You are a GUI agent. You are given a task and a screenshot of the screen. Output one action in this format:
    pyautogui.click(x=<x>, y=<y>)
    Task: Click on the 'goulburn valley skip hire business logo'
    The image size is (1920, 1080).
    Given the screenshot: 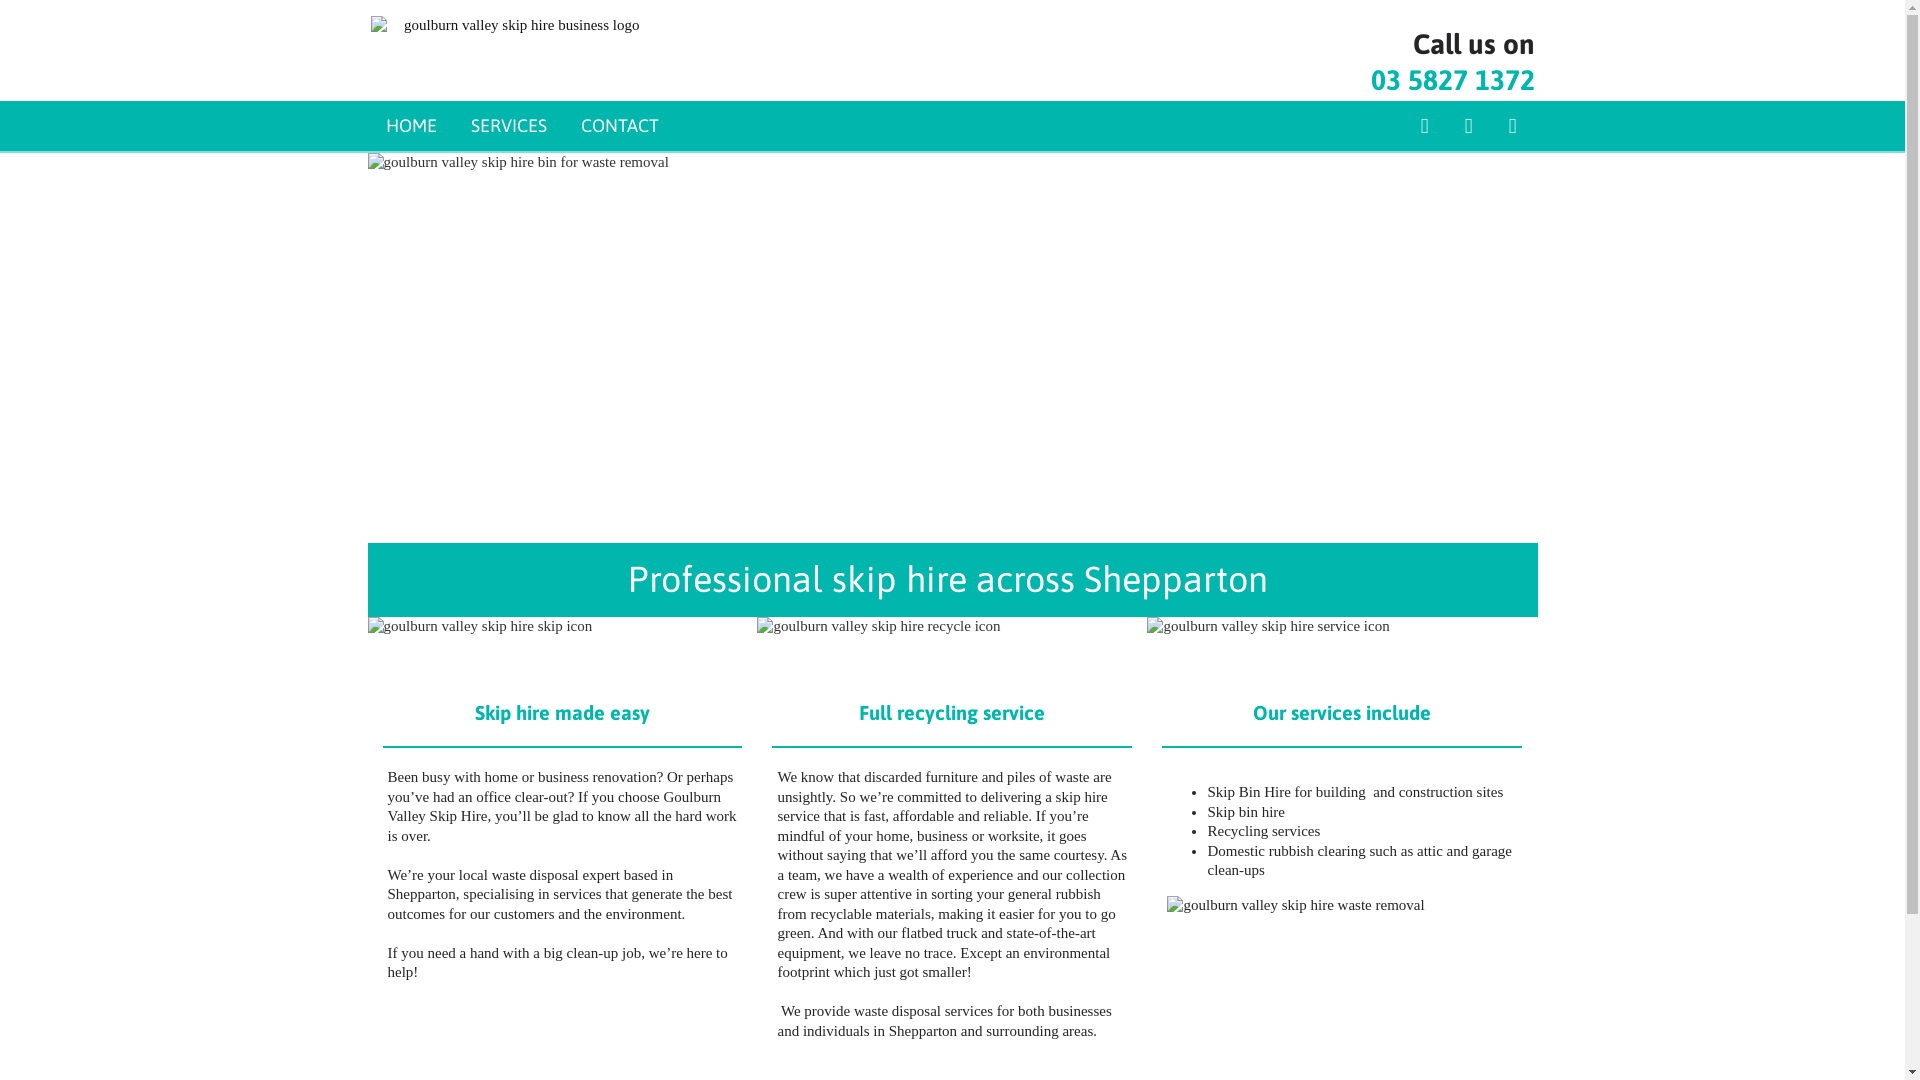 What is the action you would take?
    pyautogui.click(x=513, y=26)
    